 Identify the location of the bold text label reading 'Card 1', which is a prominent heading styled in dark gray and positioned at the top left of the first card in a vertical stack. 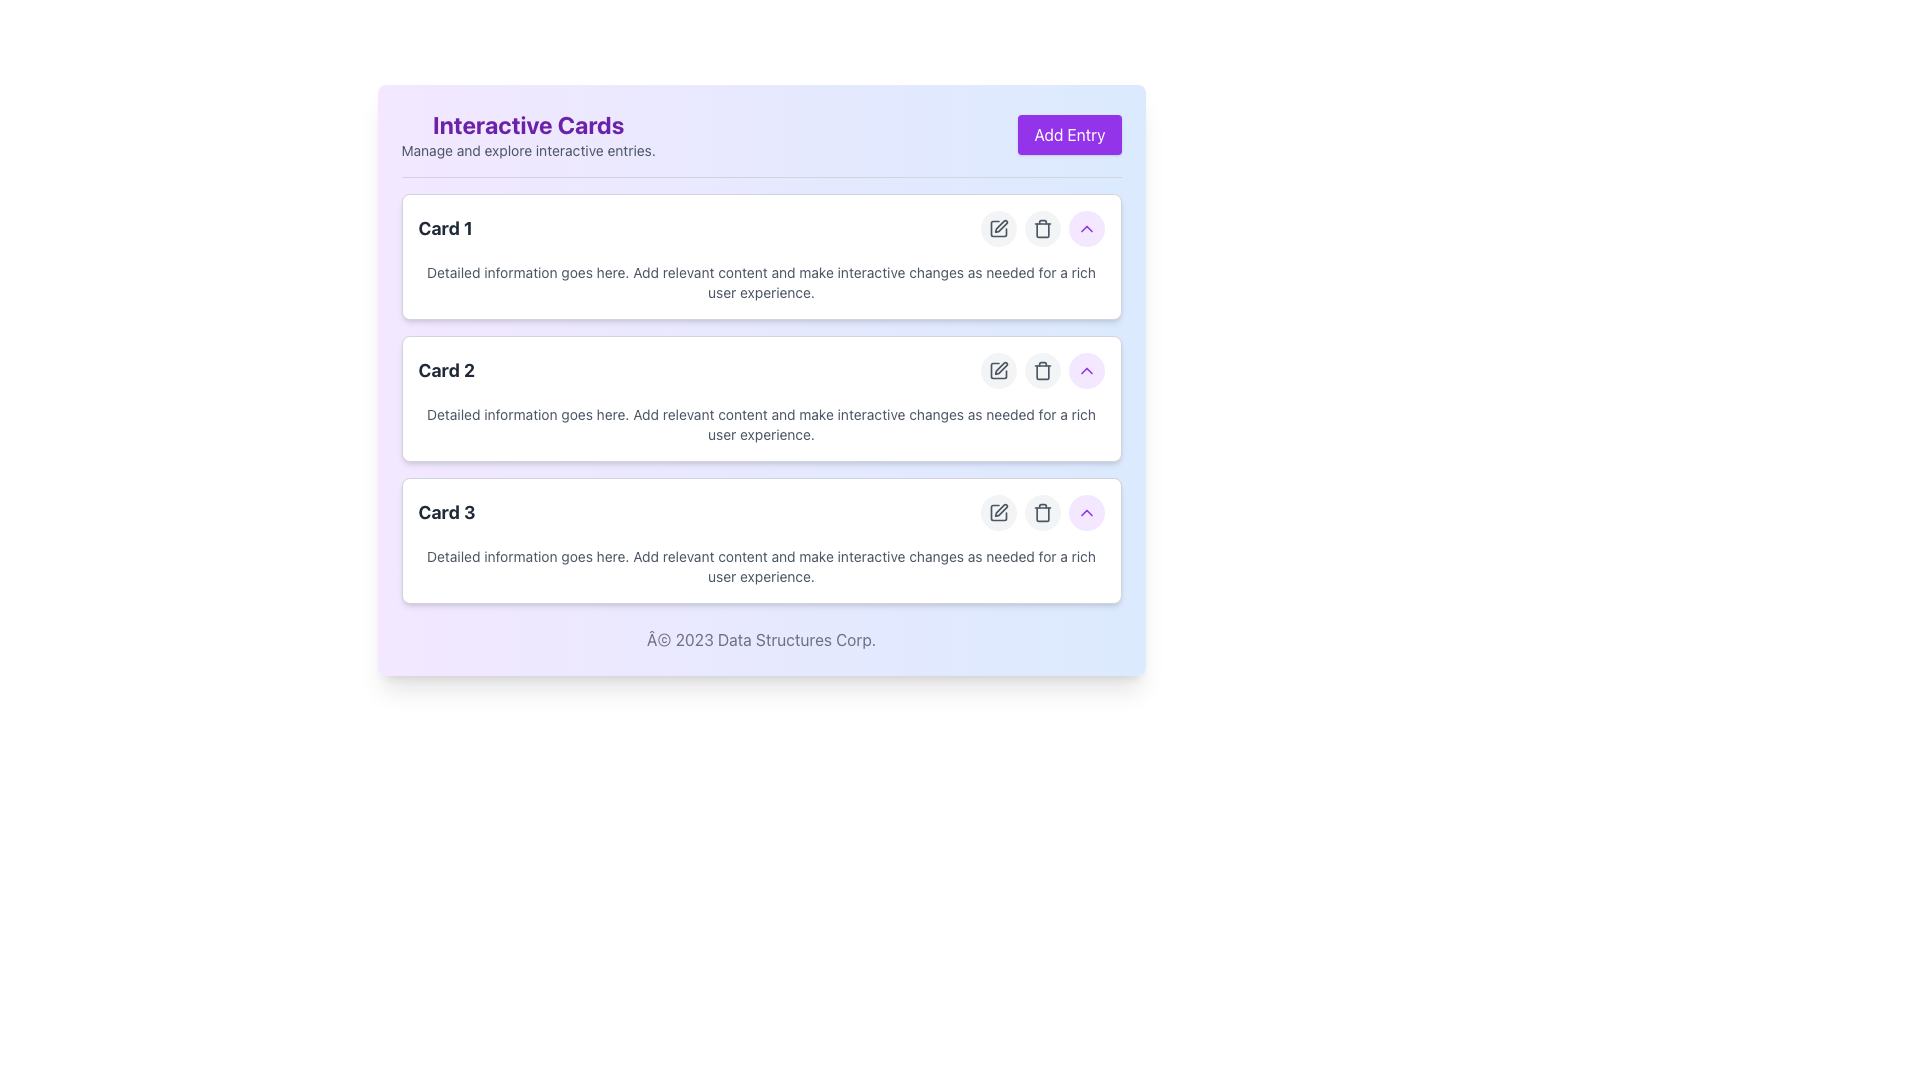
(444, 227).